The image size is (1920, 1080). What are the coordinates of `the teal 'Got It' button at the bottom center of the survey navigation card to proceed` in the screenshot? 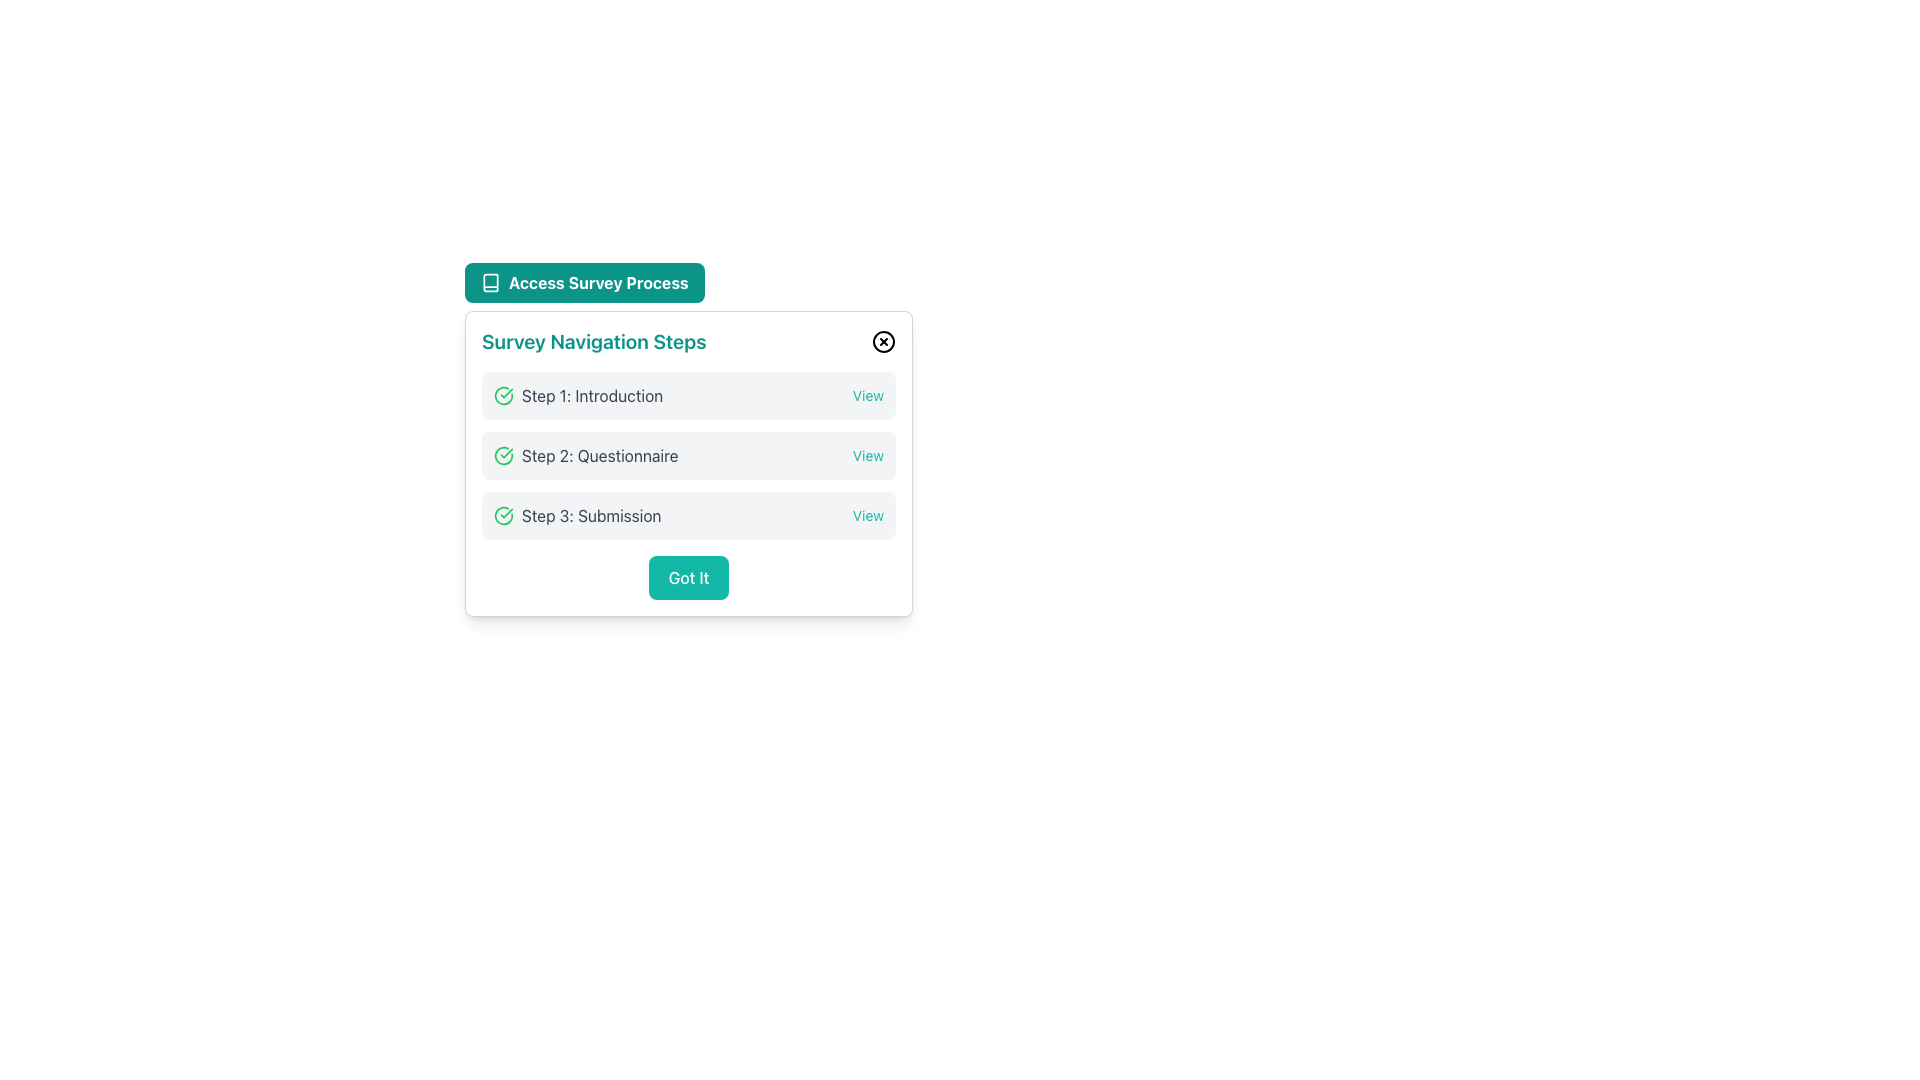 It's located at (689, 578).